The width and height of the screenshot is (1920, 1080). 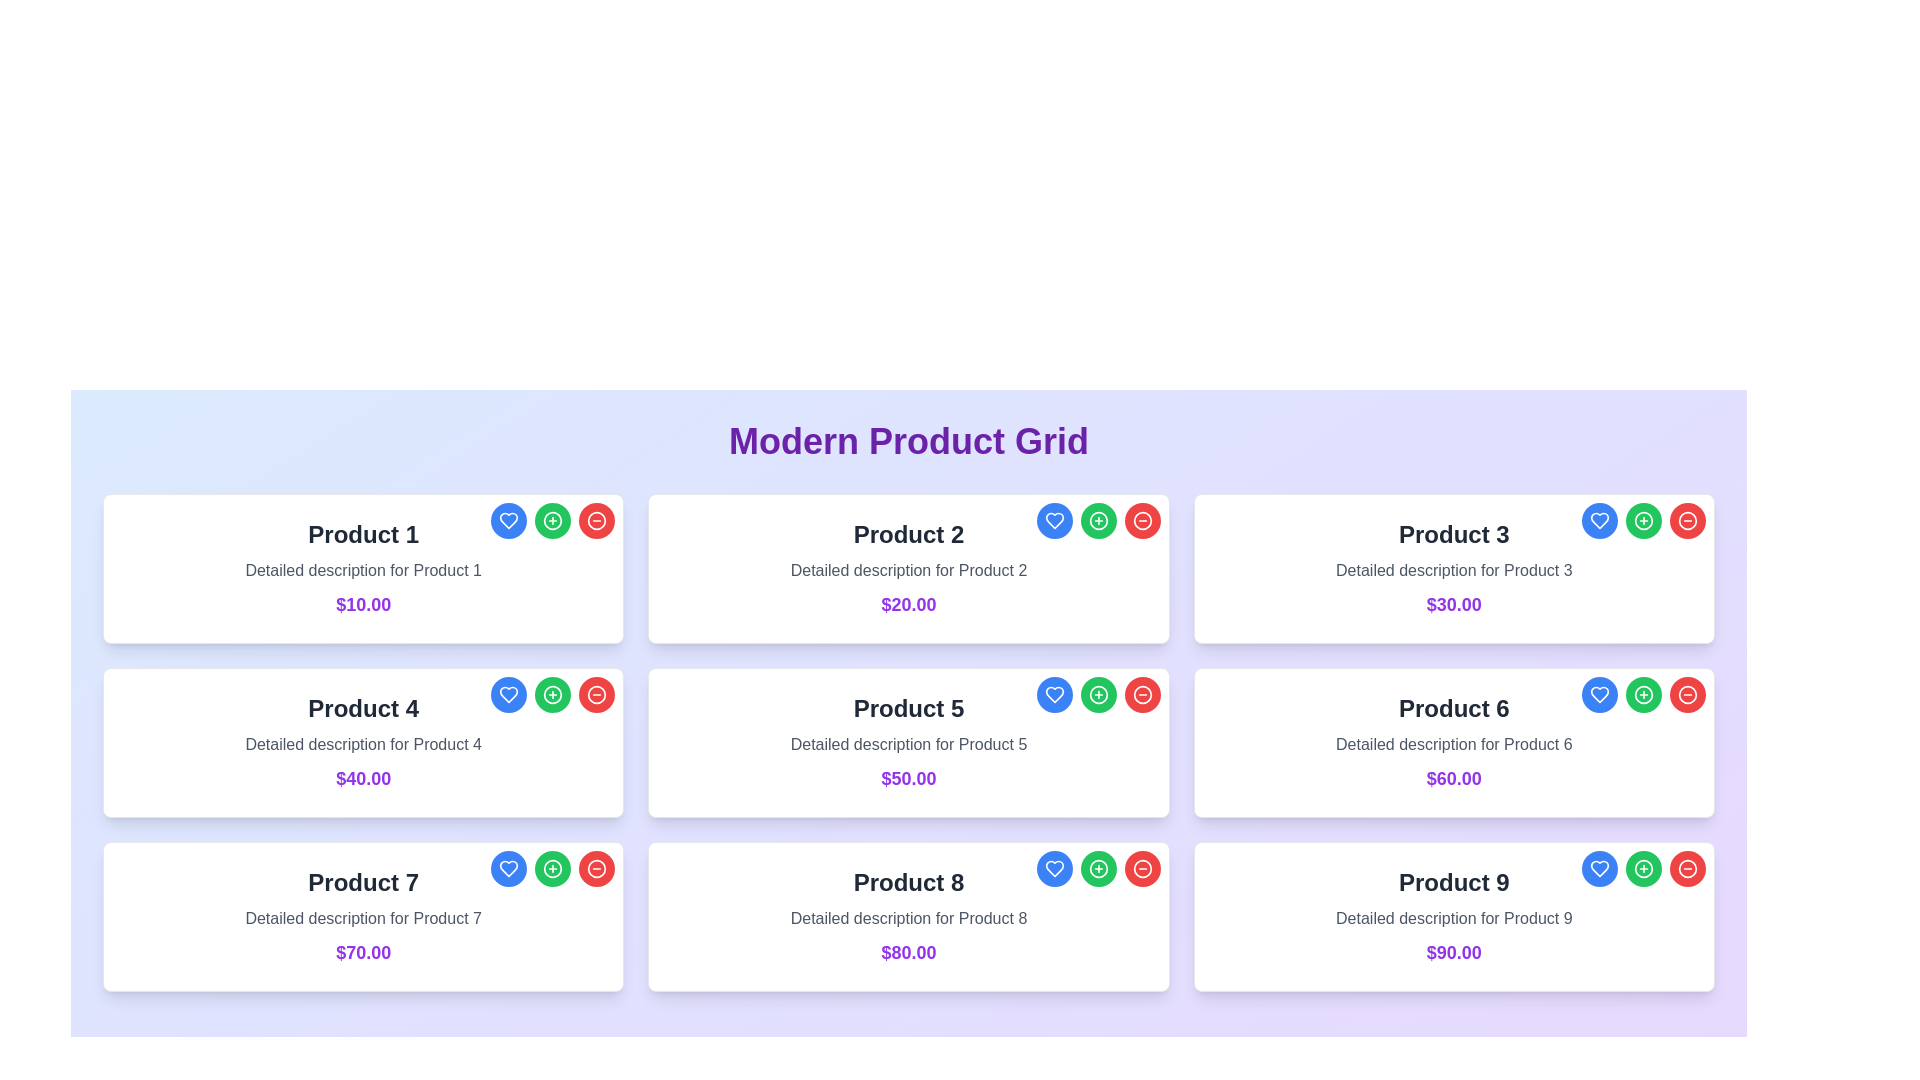 What do you see at coordinates (363, 534) in the screenshot?
I see `the product name text label located at the top of the product card, which displays the product's name and is centrally aligned` at bounding box center [363, 534].